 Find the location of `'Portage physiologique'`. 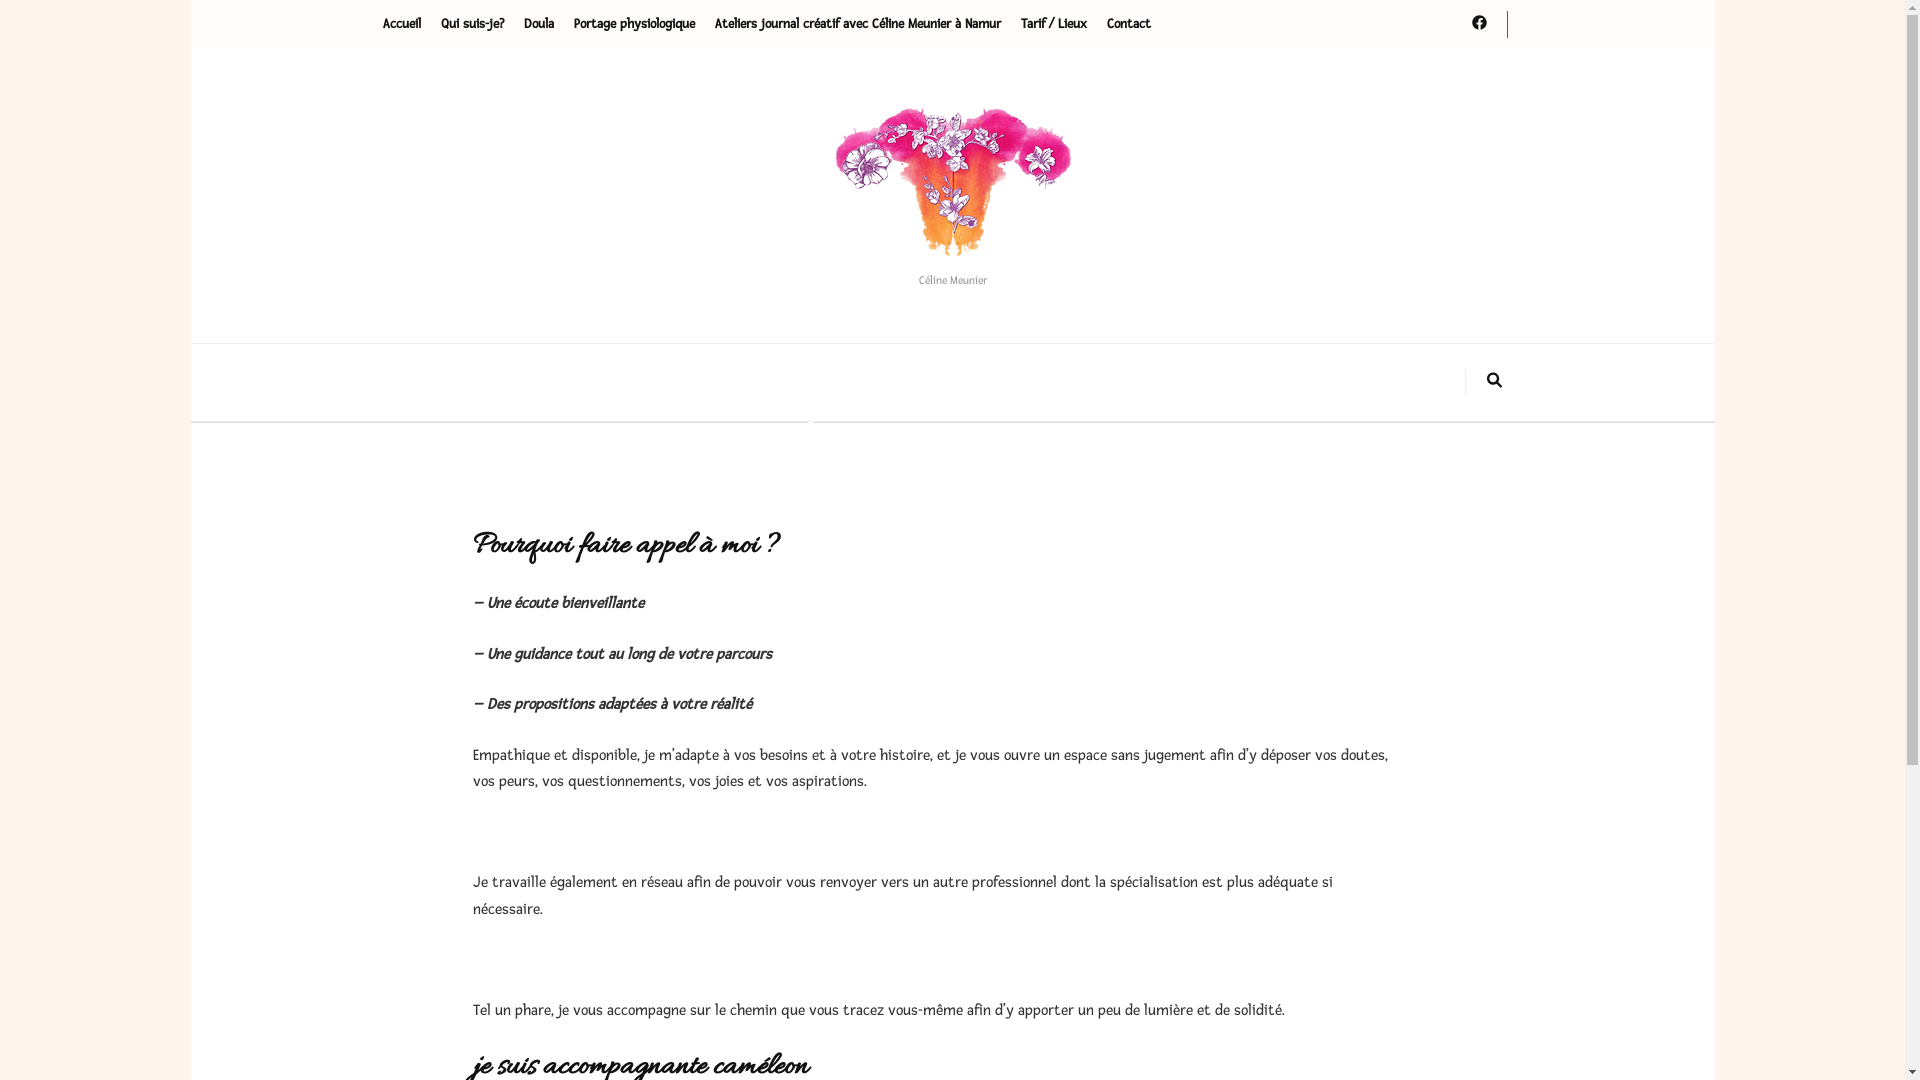

'Portage physiologique' is located at coordinates (633, 24).